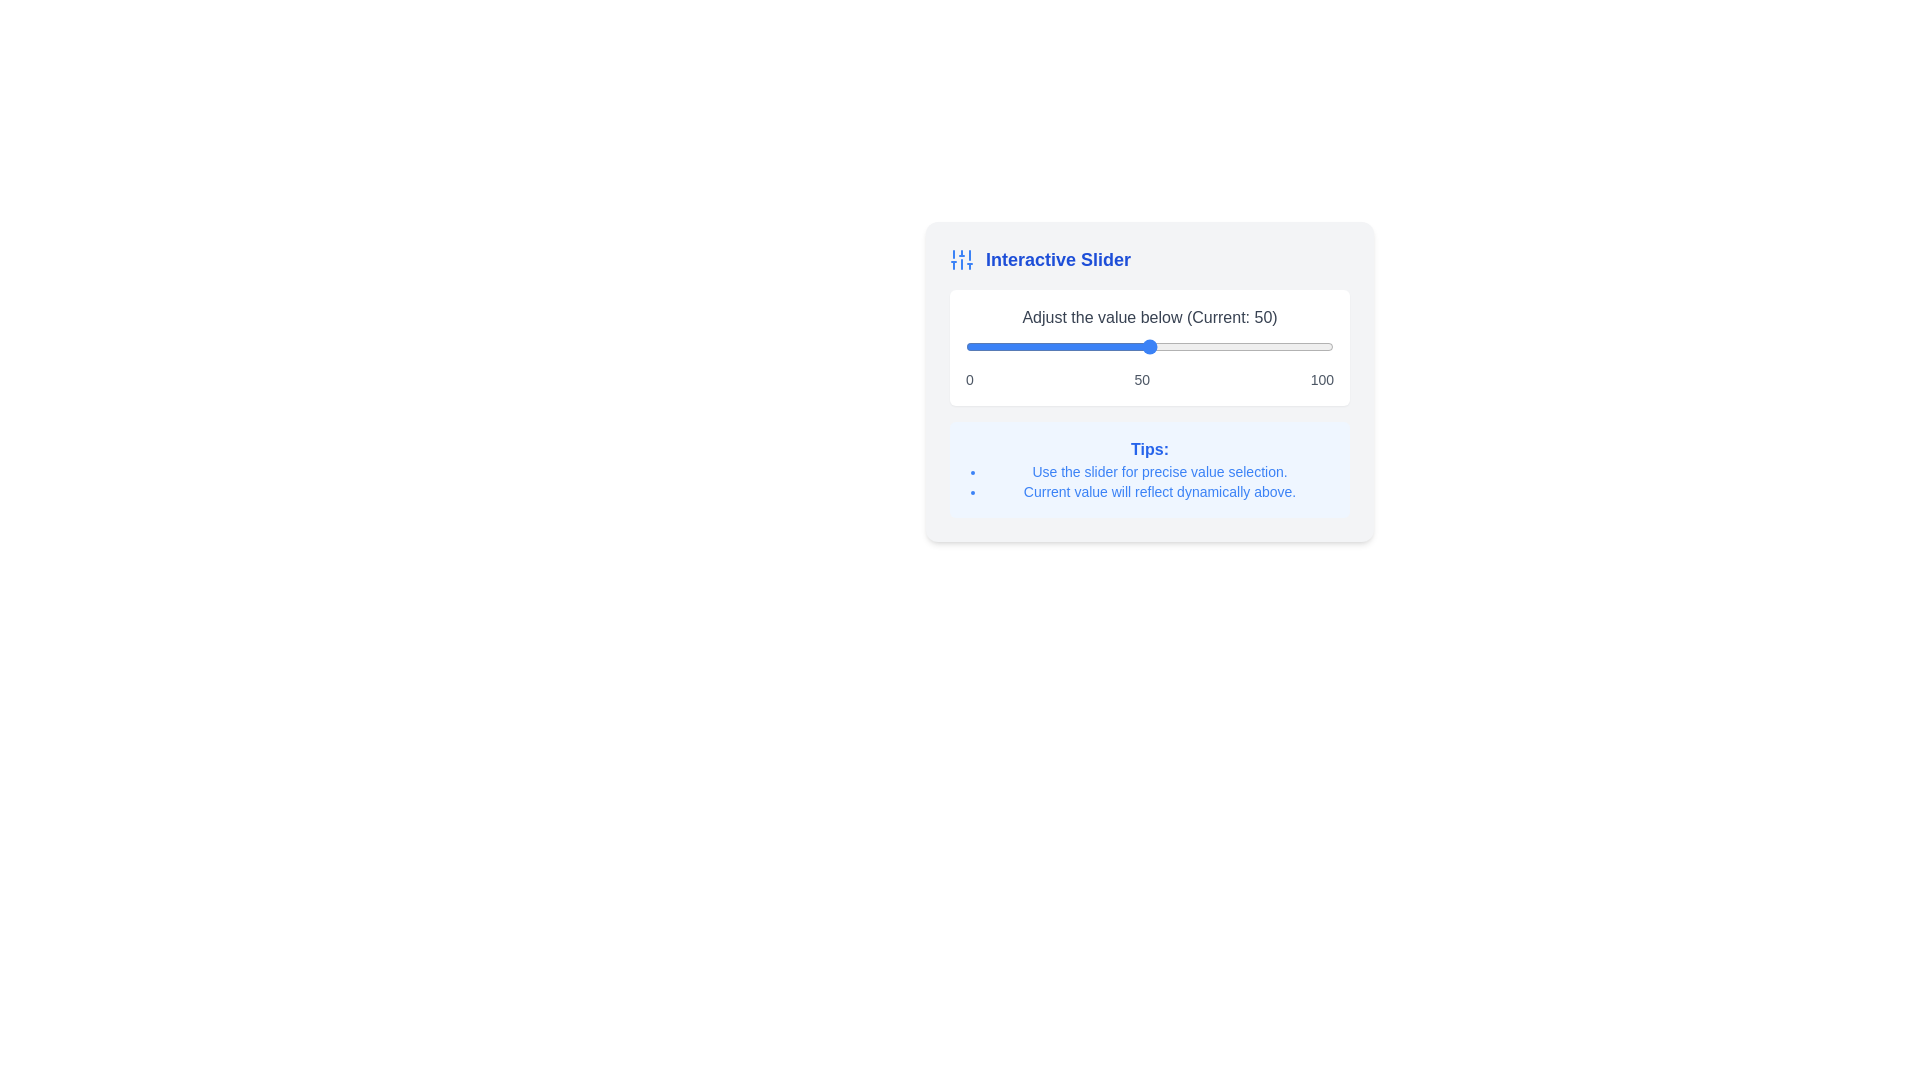  Describe the element at coordinates (1204, 346) in the screenshot. I see `the slider value` at that location.